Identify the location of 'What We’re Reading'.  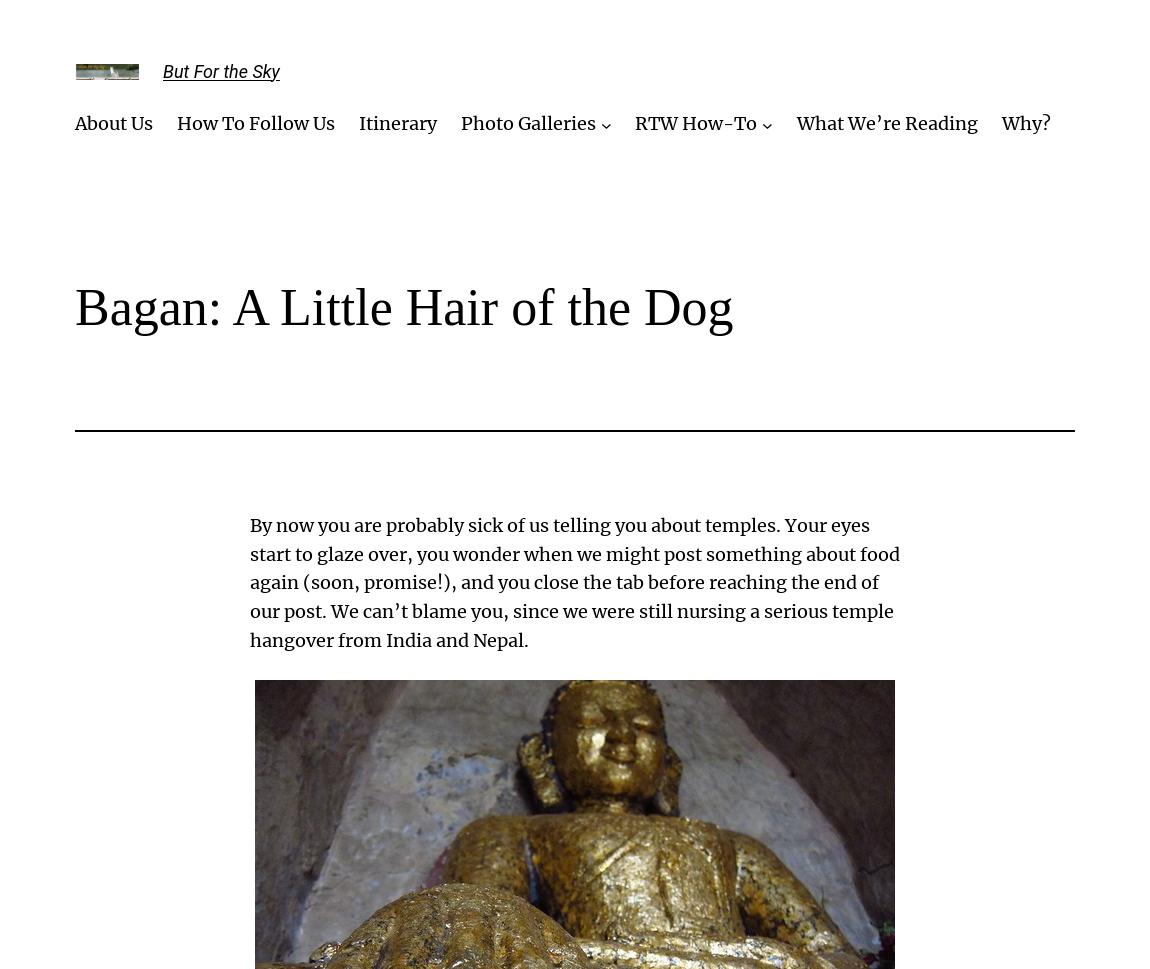
(886, 123).